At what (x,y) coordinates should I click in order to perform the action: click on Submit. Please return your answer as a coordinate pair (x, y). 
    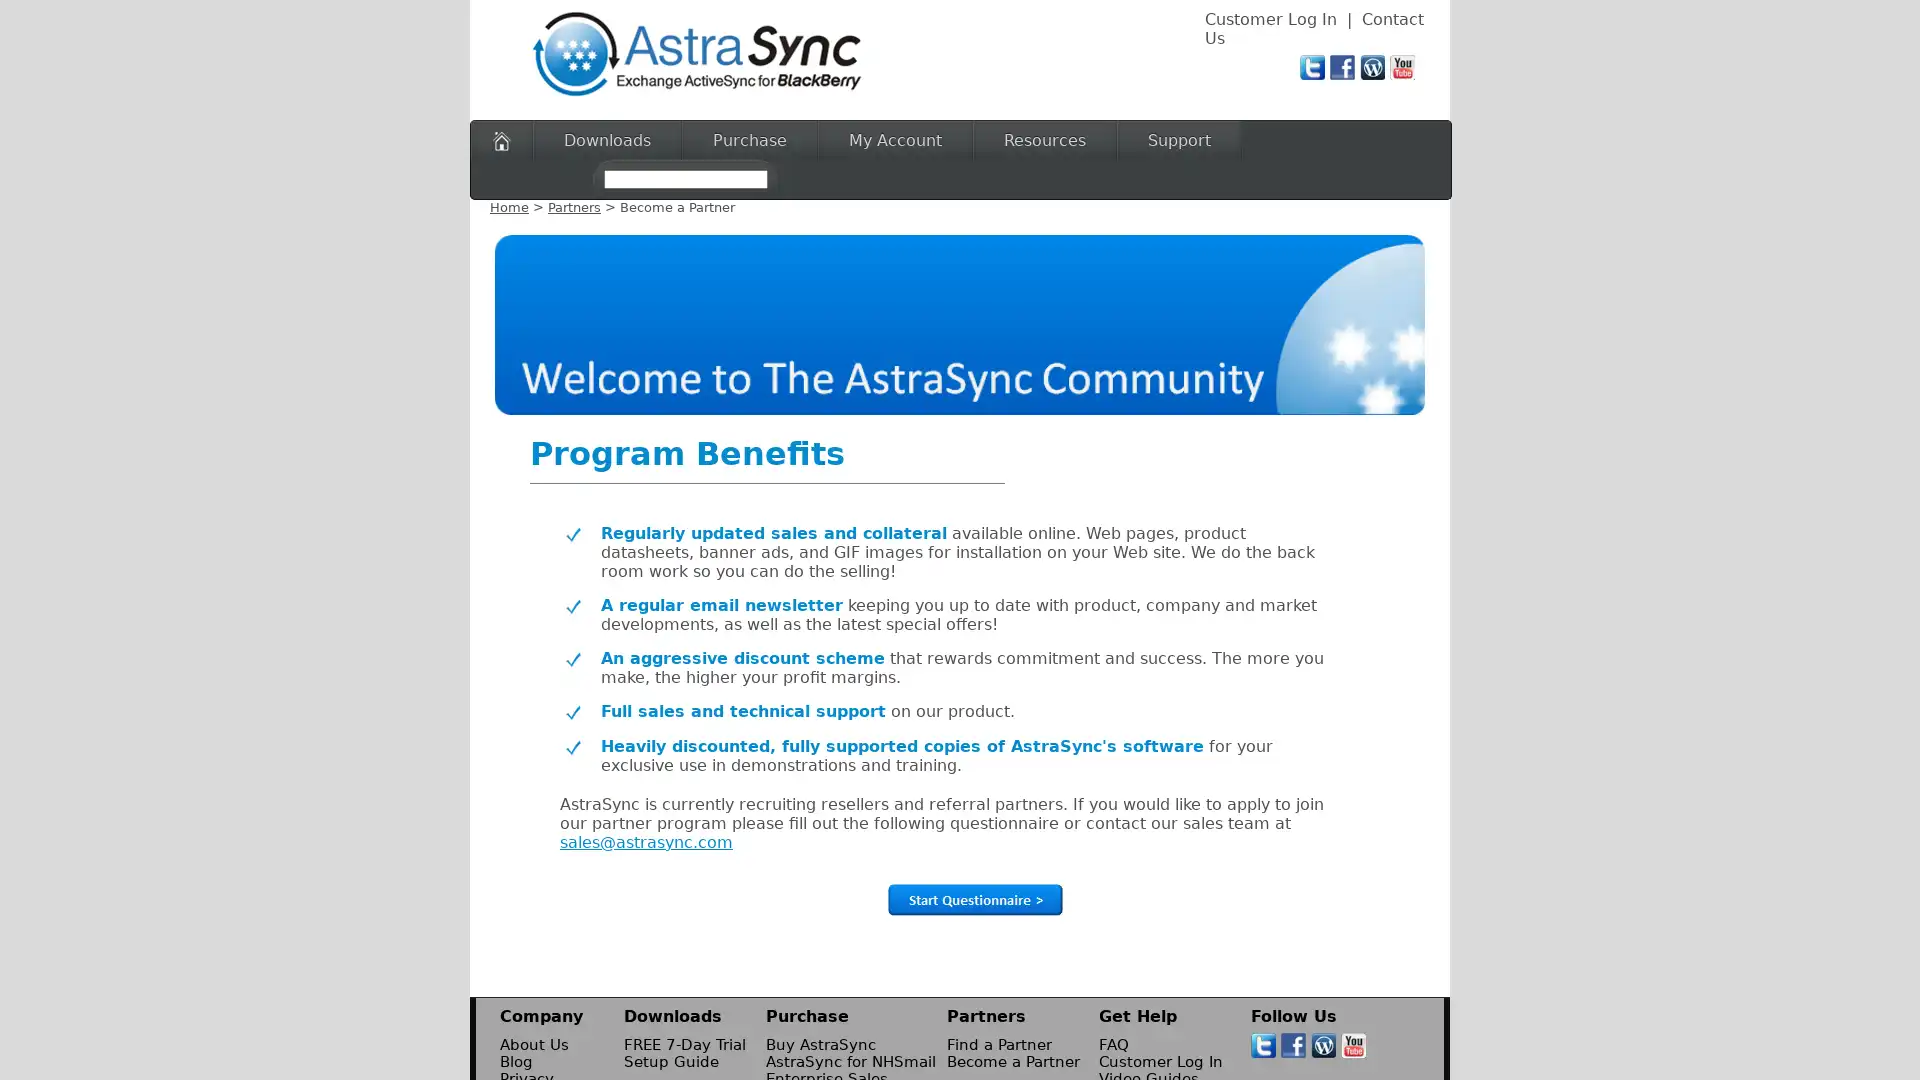
    Looking at the image, I should click on (974, 898).